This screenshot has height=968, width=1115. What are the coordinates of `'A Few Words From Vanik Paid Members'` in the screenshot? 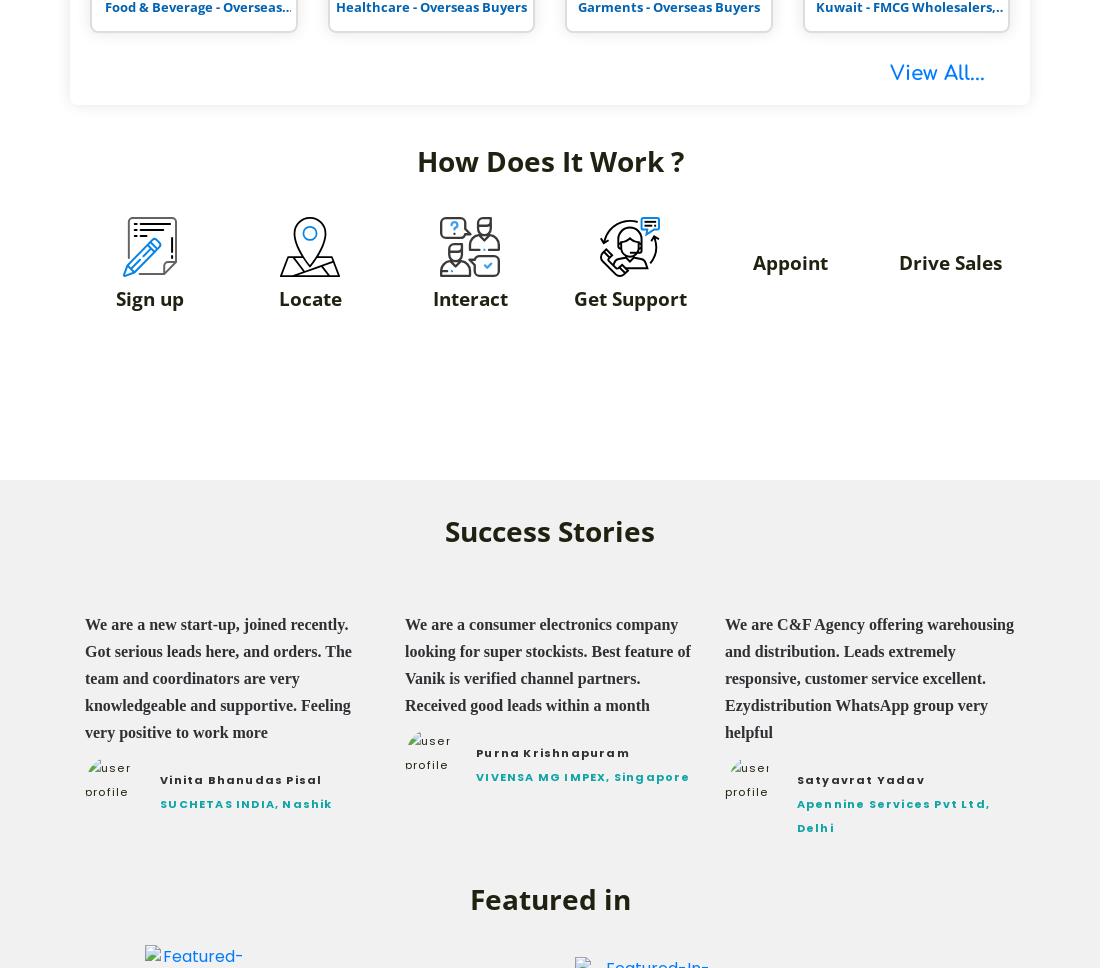 It's located at (387, 607).